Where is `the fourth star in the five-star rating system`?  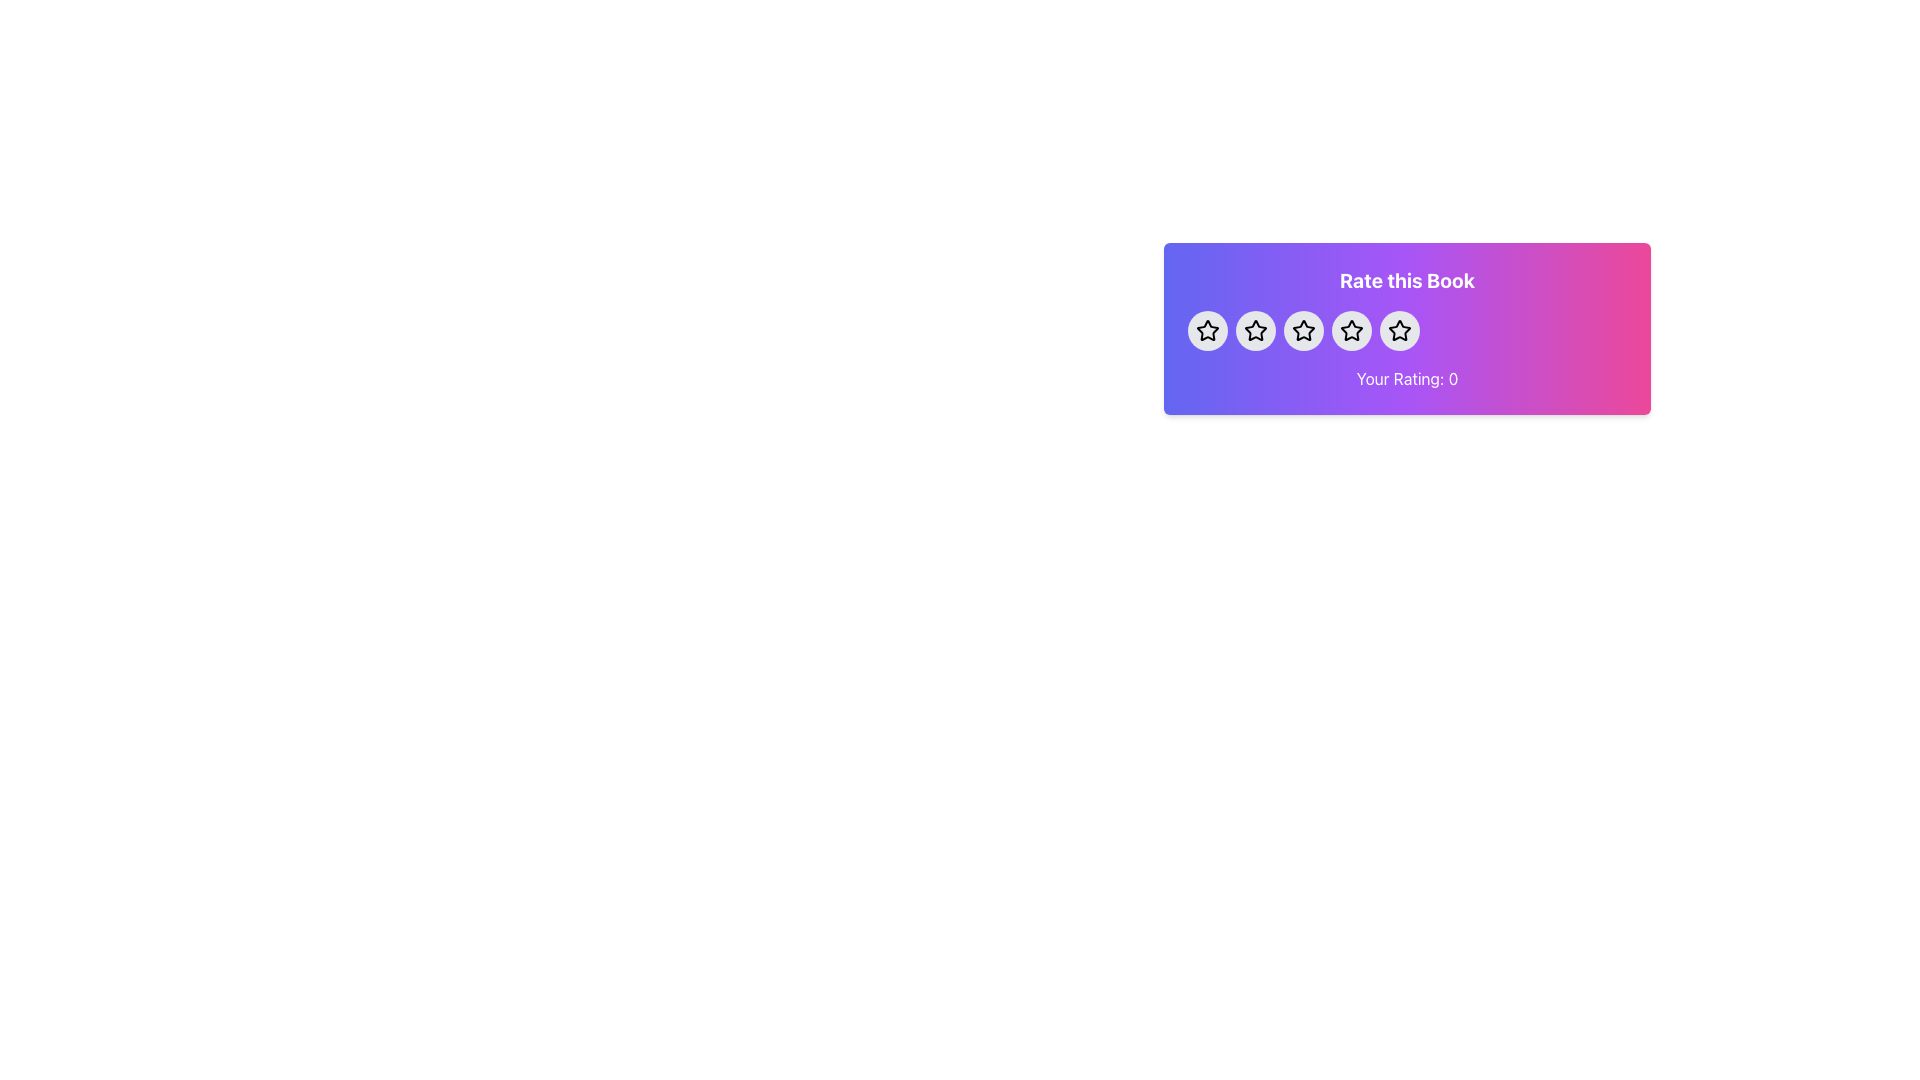
the fourth star in the five-star rating system is located at coordinates (1352, 329).